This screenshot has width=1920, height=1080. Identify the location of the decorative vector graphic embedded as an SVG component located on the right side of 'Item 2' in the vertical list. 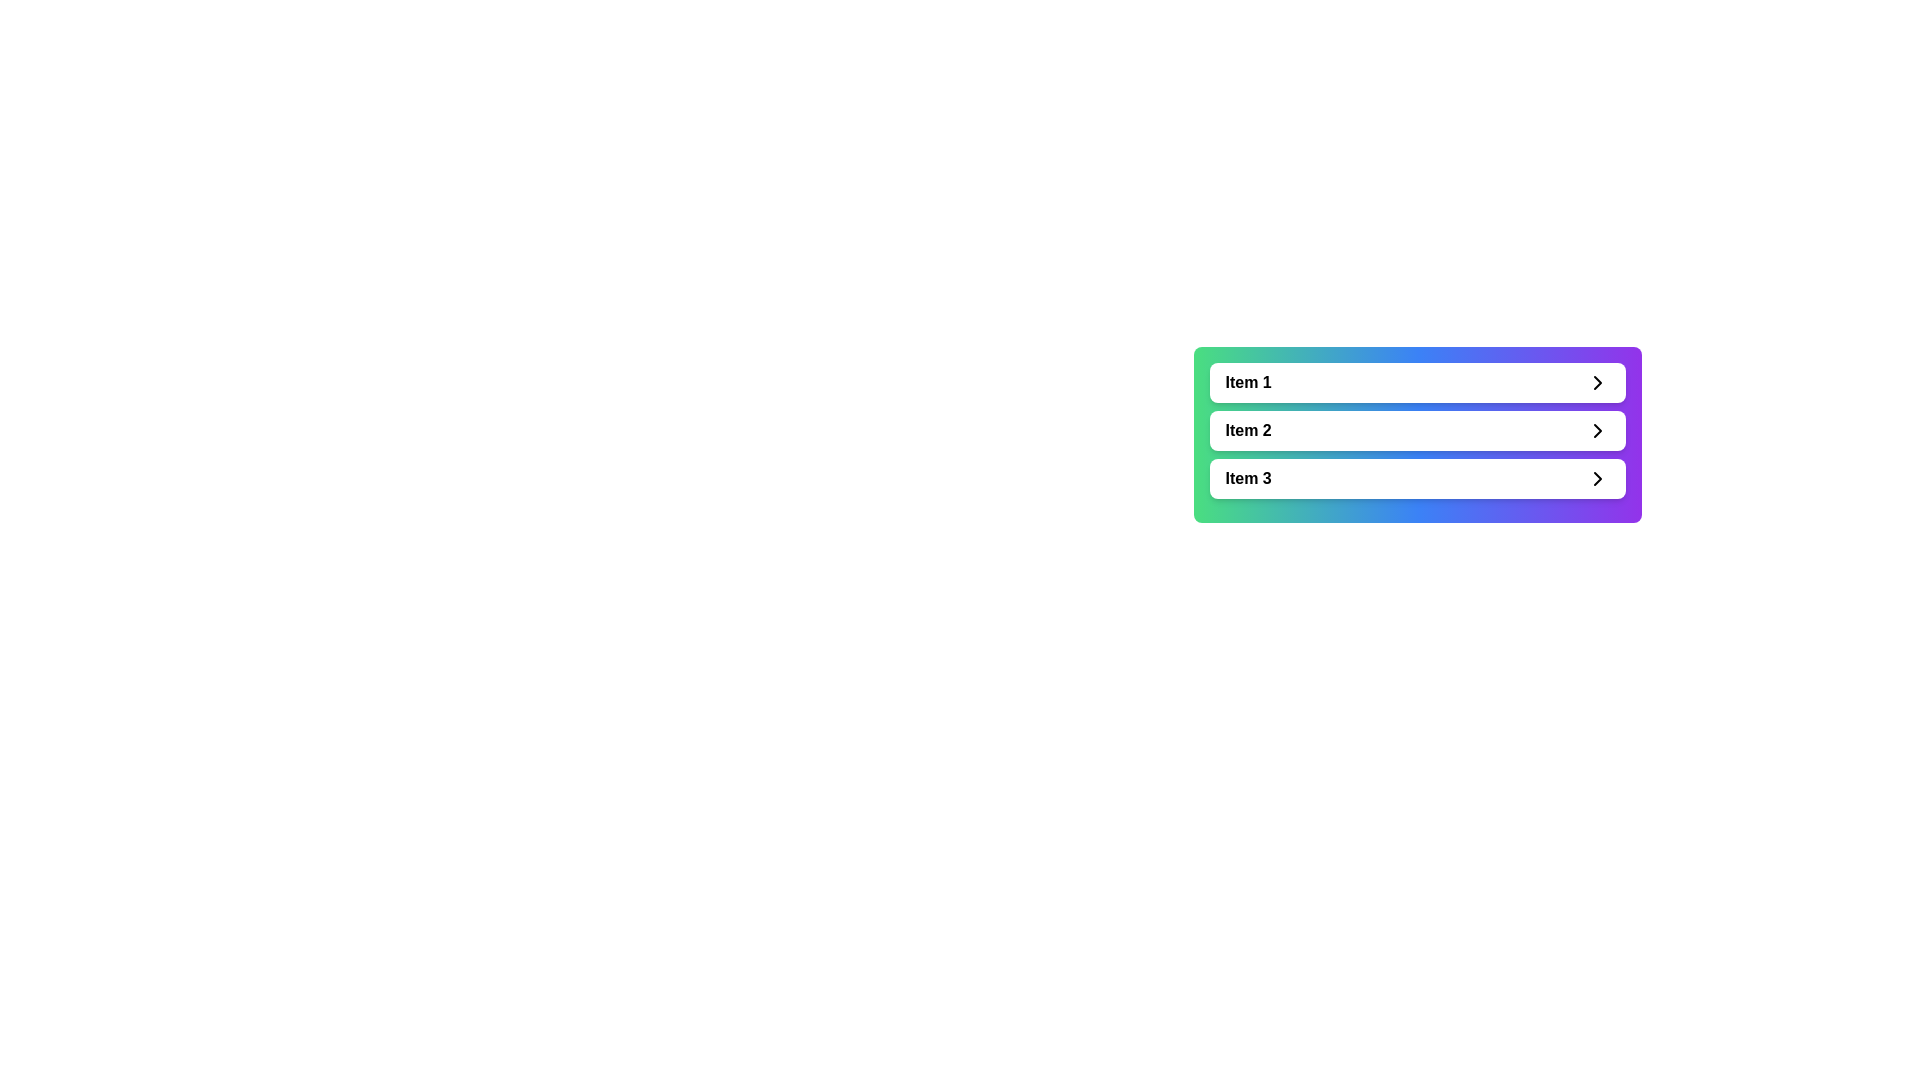
(1596, 430).